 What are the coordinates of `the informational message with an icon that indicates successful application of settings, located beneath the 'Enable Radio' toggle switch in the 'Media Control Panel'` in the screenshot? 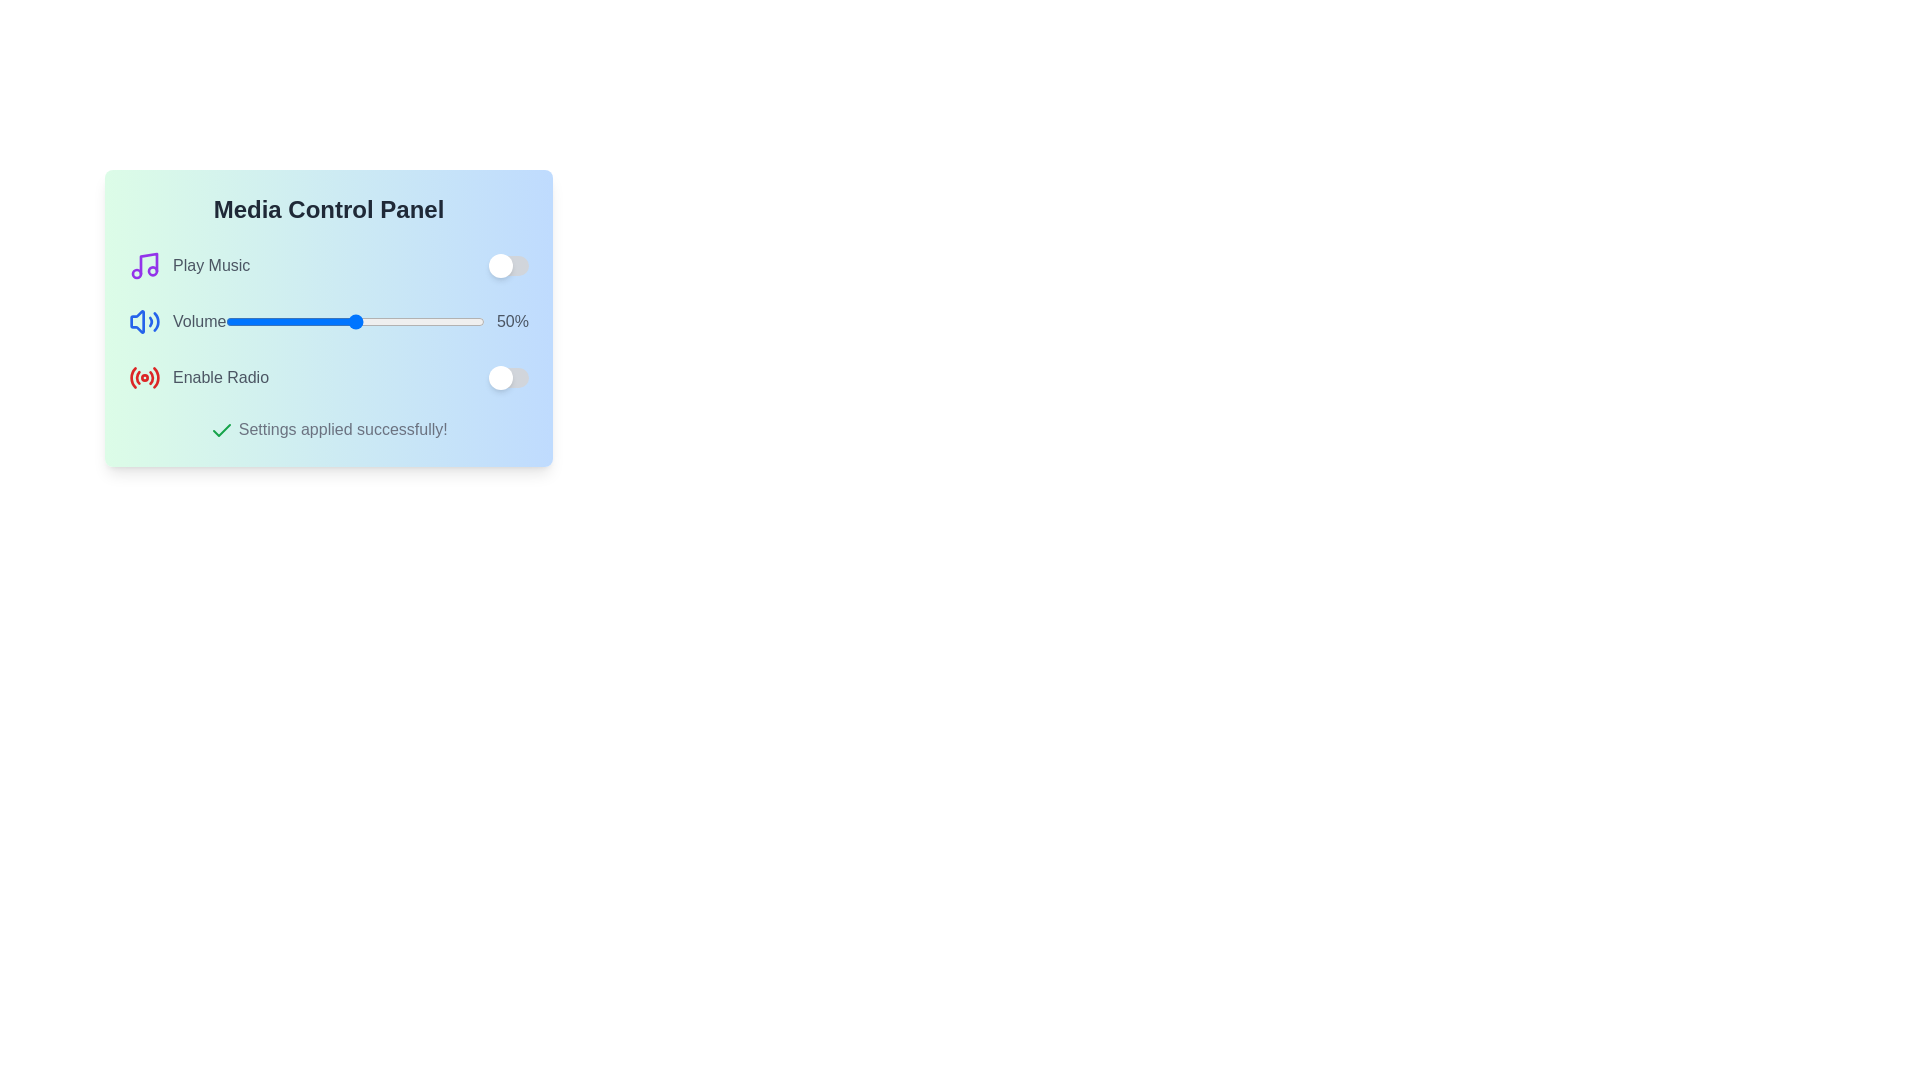 It's located at (328, 429).